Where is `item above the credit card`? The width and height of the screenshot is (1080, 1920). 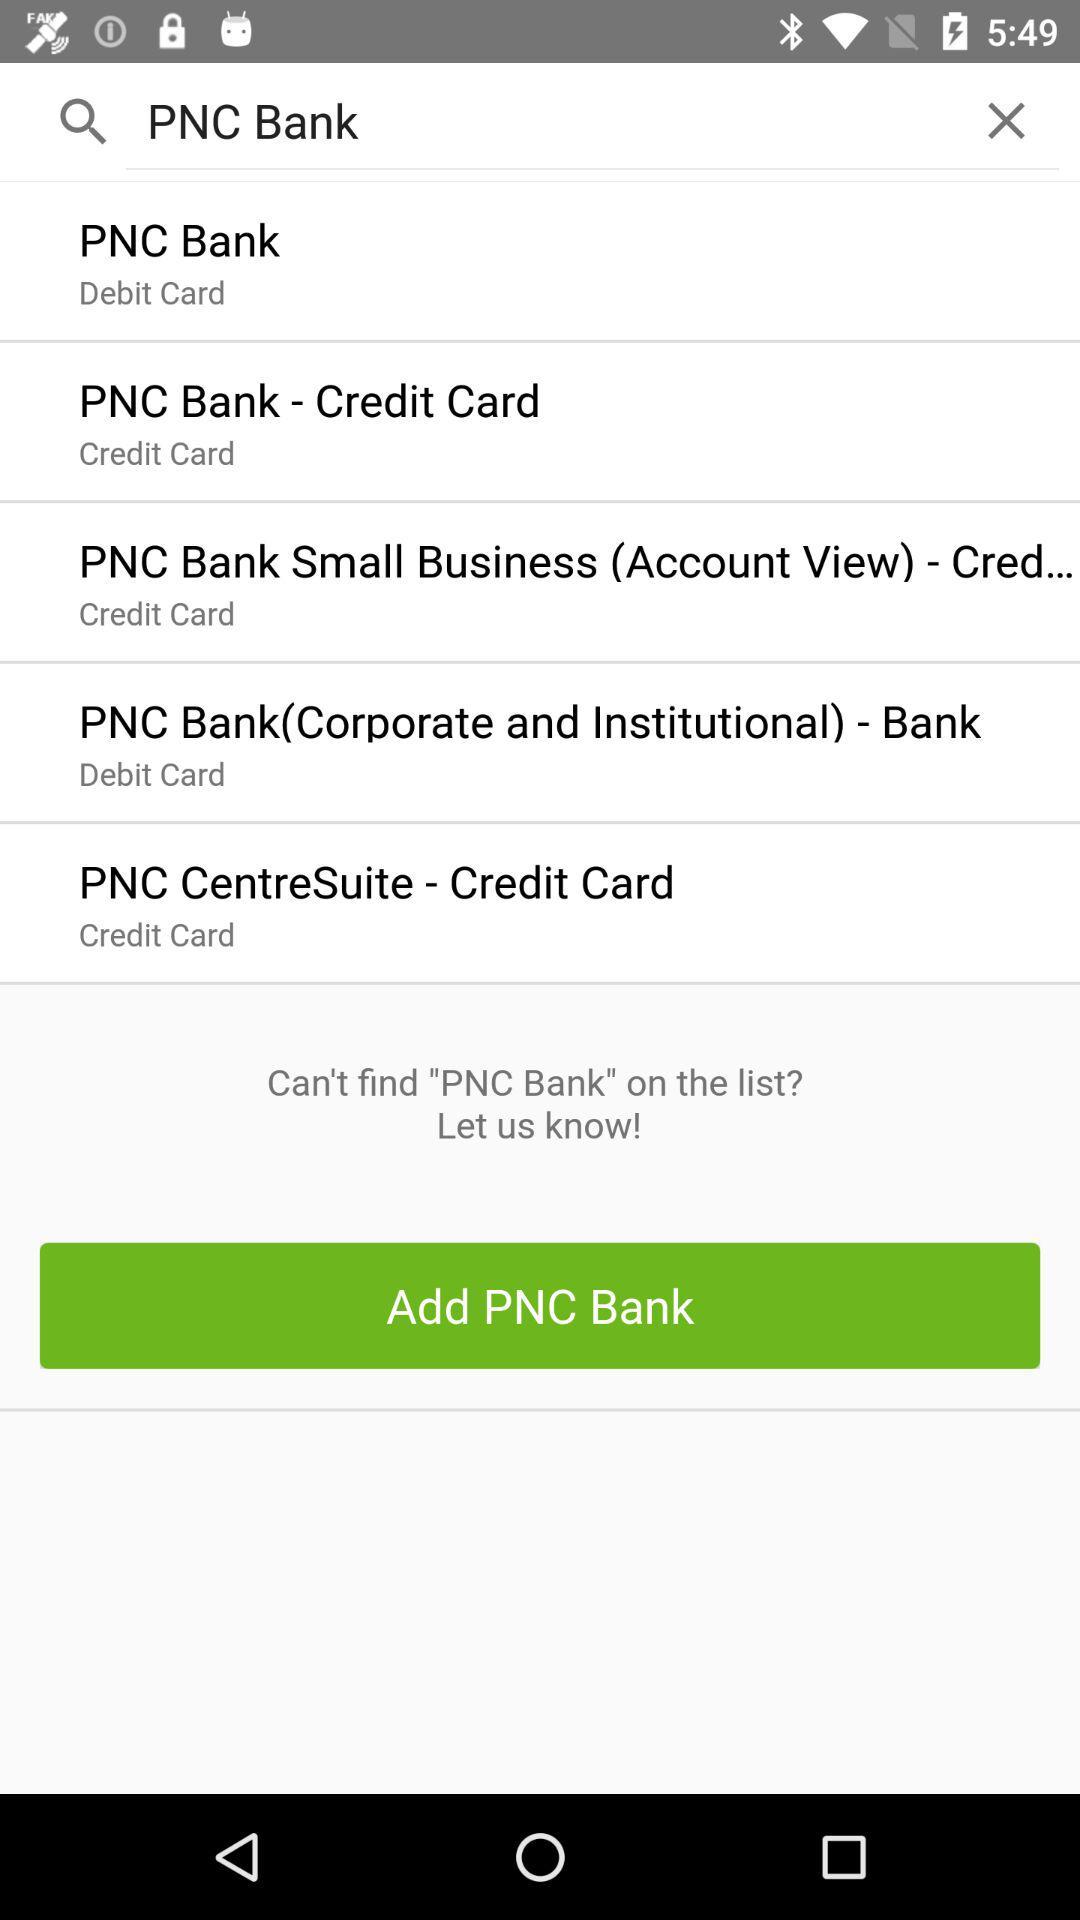 item above the credit card is located at coordinates (376, 876).